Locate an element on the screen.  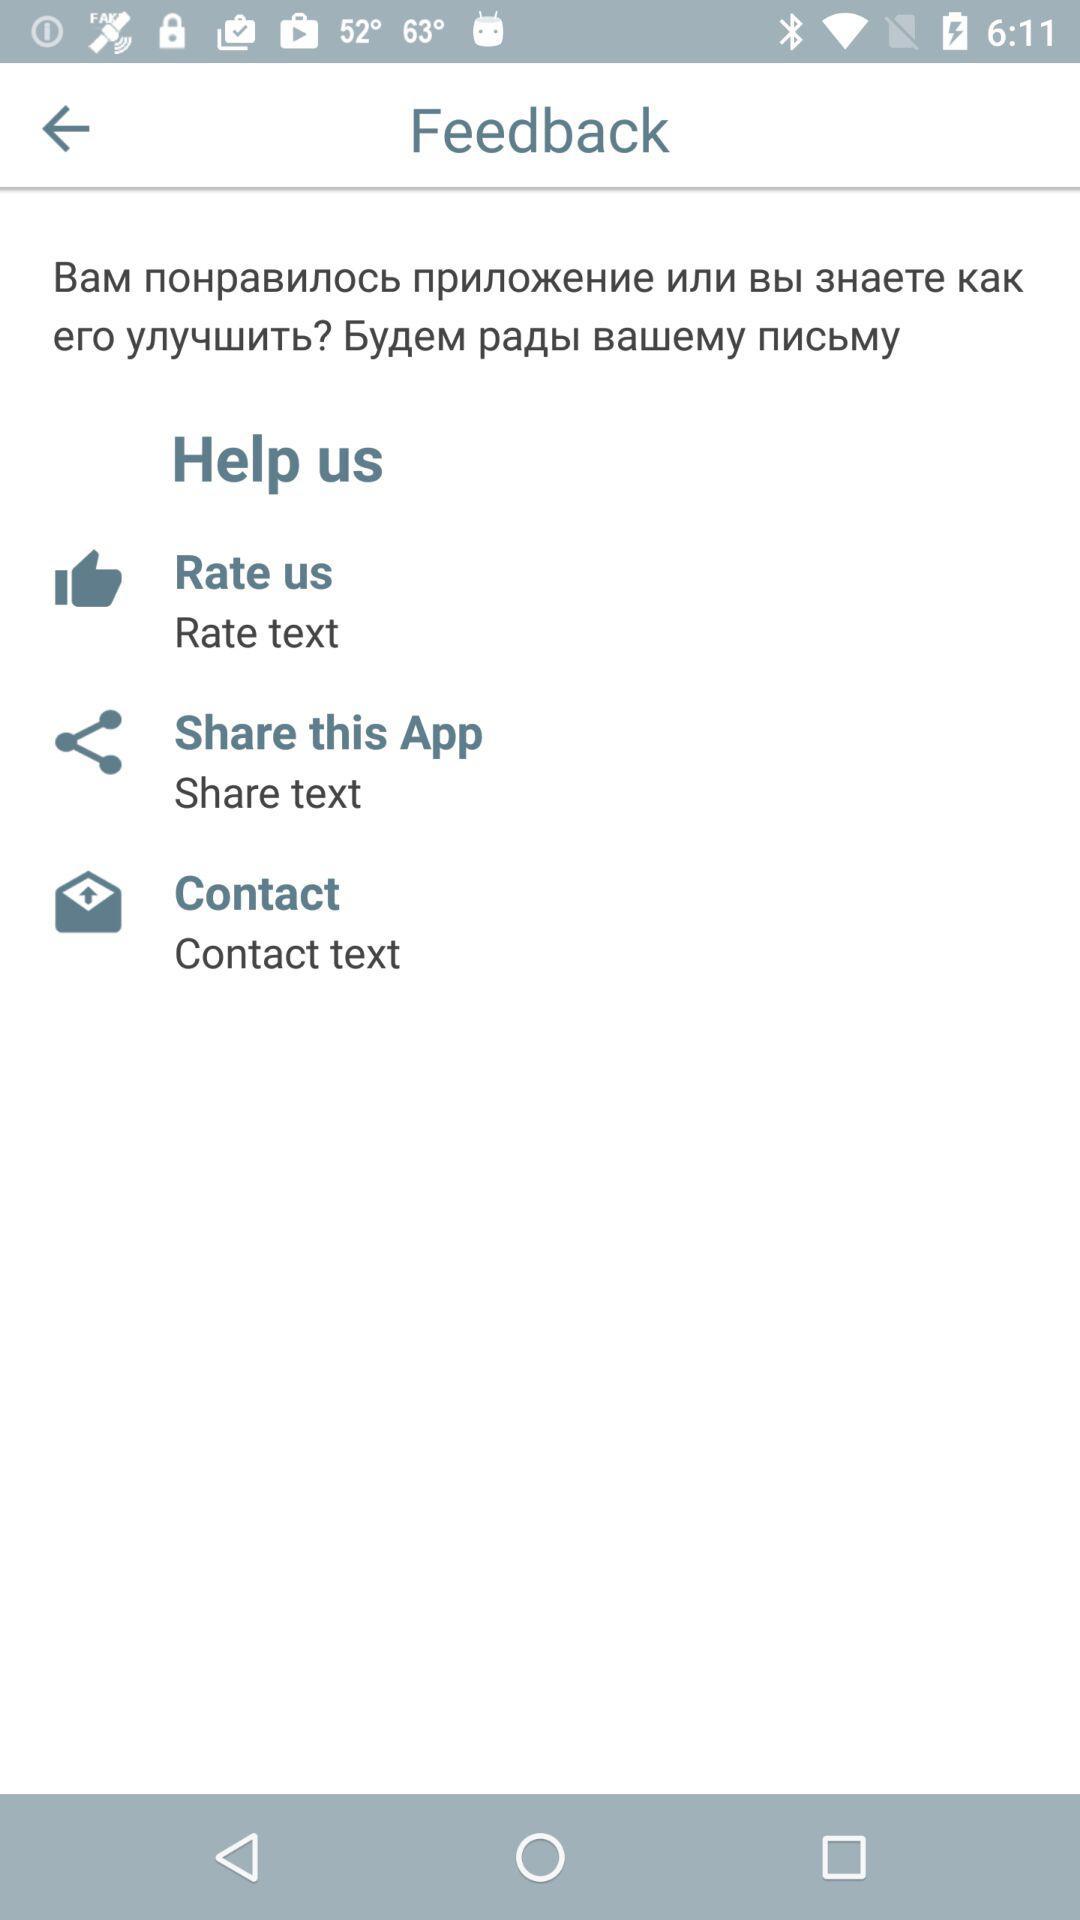
the arrow_backward icon is located at coordinates (64, 127).